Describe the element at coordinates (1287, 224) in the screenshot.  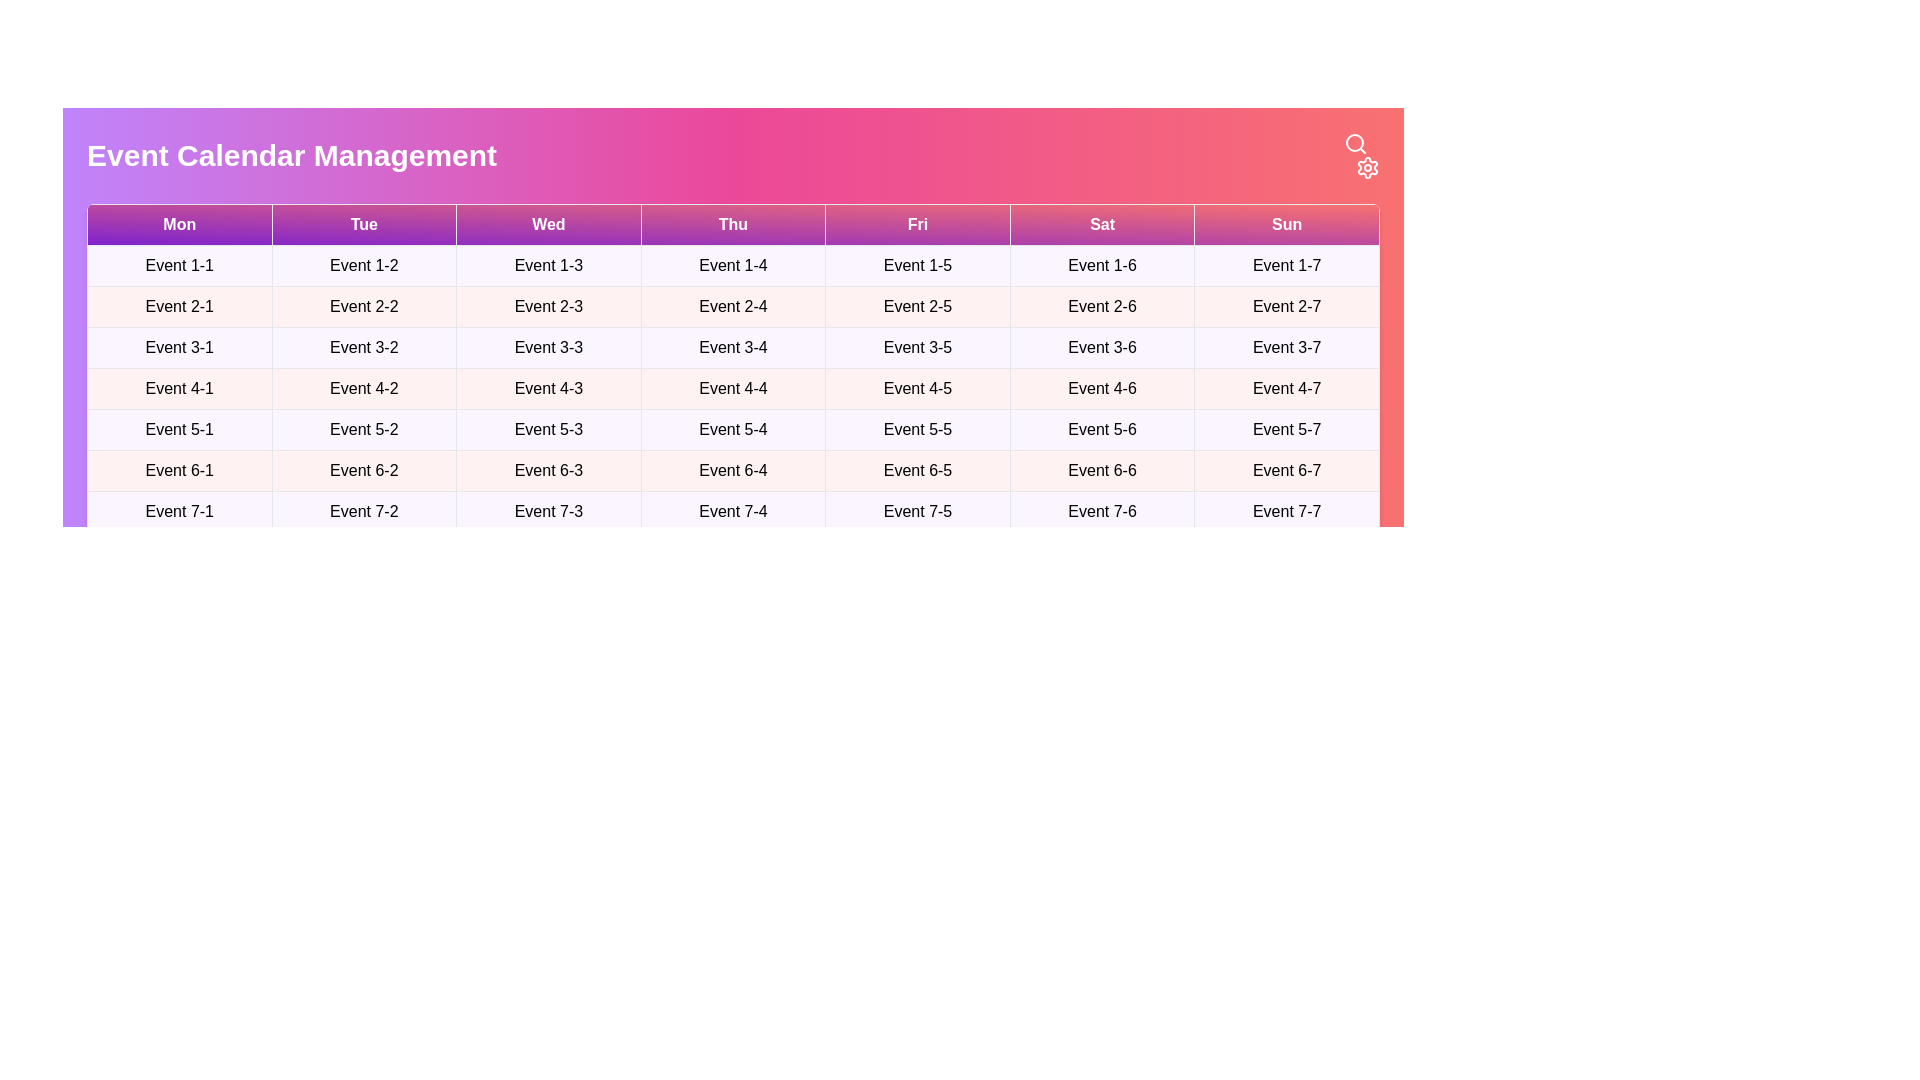
I see `the table header corresponding to Sun` at that location.